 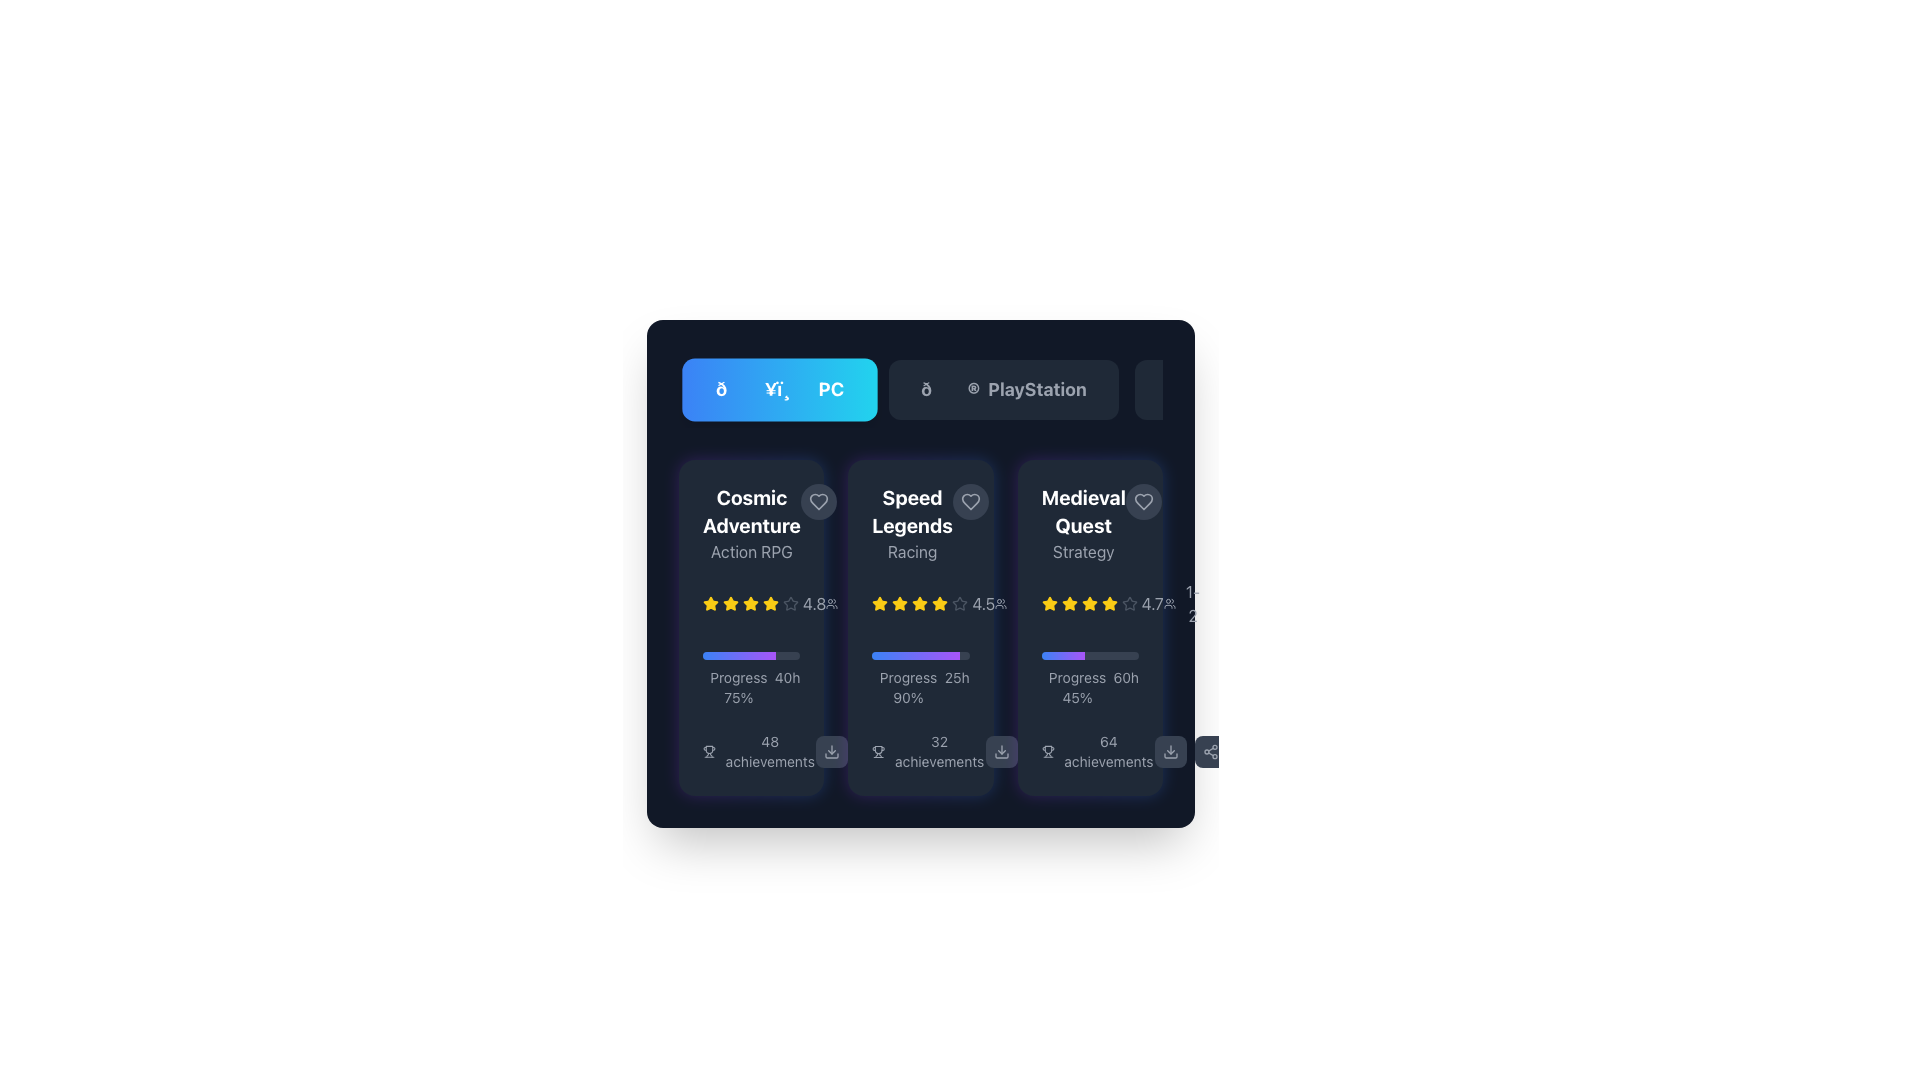 I want to click on the numeric rating display element showing '4.8' which is styled in light gray and located next to yellow stars in the bottom portion of a card layout, so click(x=814, y=603).